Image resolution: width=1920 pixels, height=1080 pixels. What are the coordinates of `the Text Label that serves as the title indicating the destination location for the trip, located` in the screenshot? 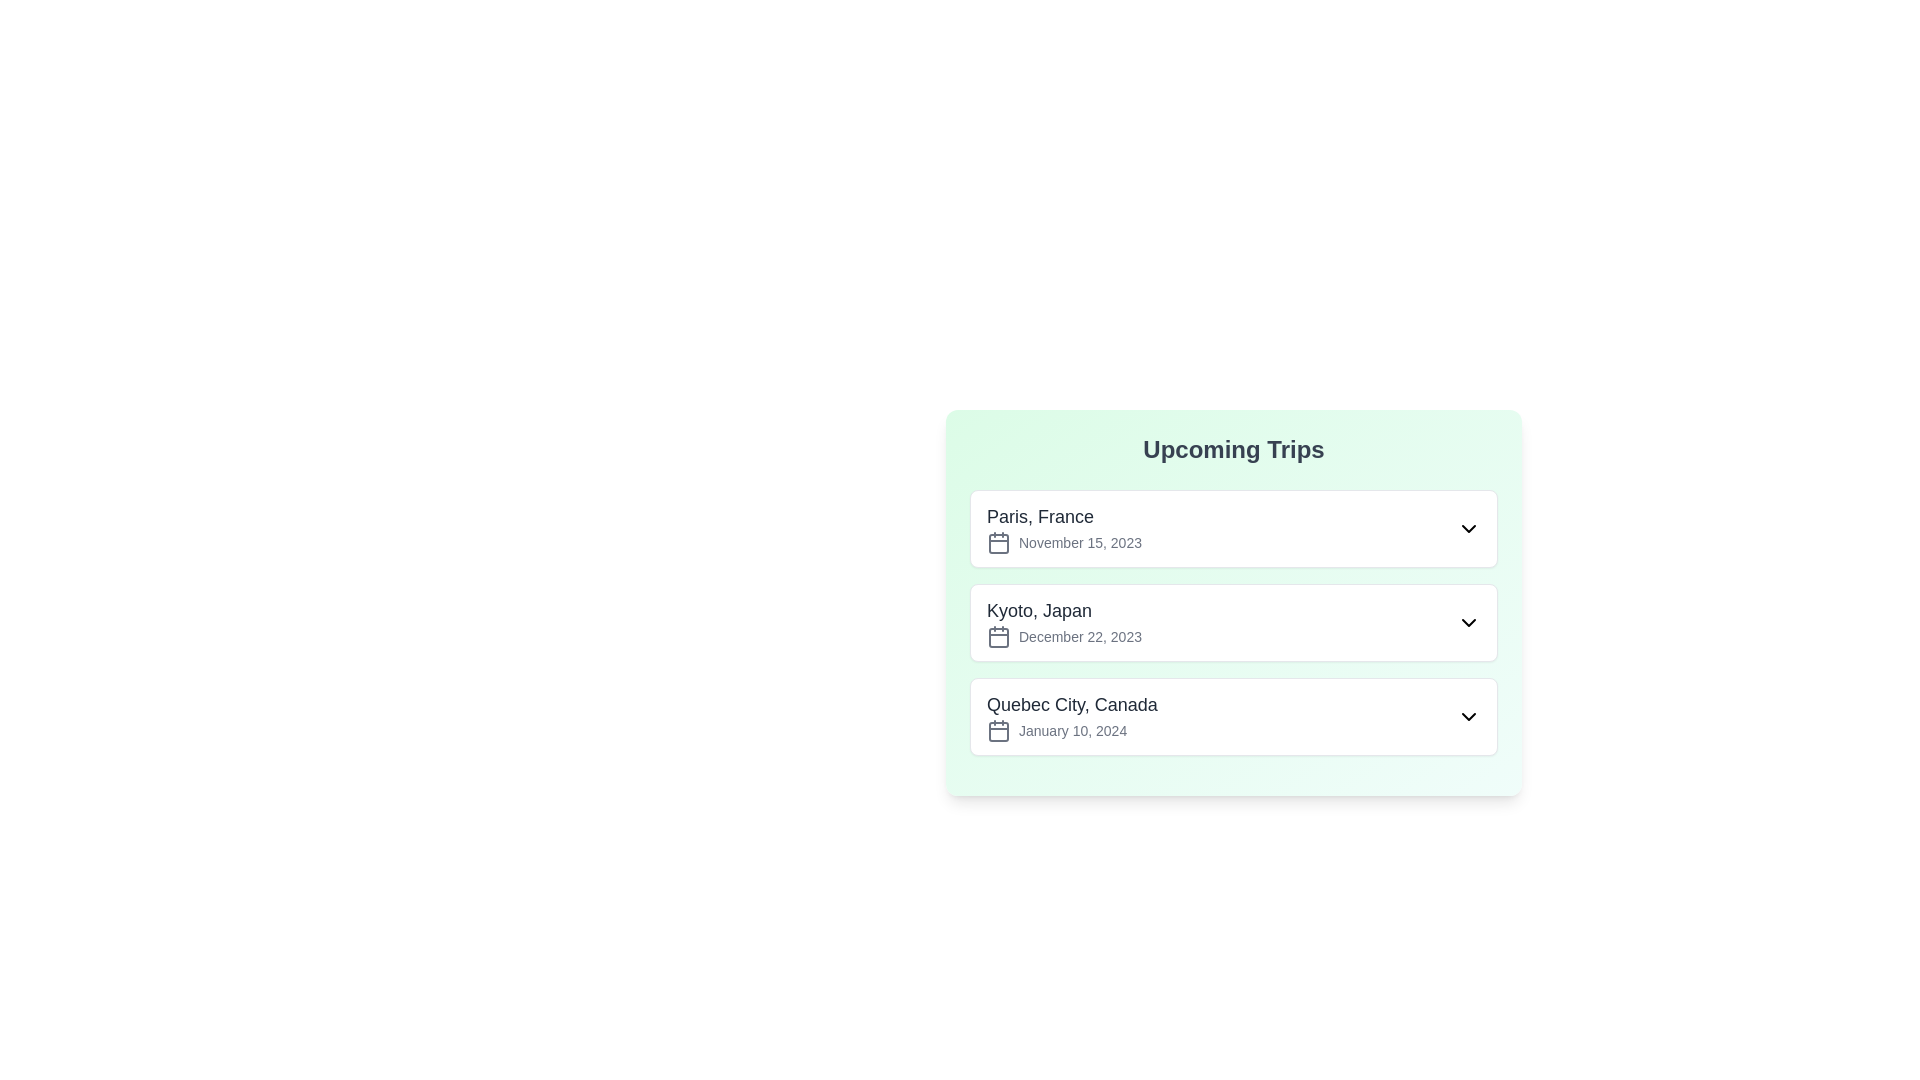 It's located at (1070, 704).